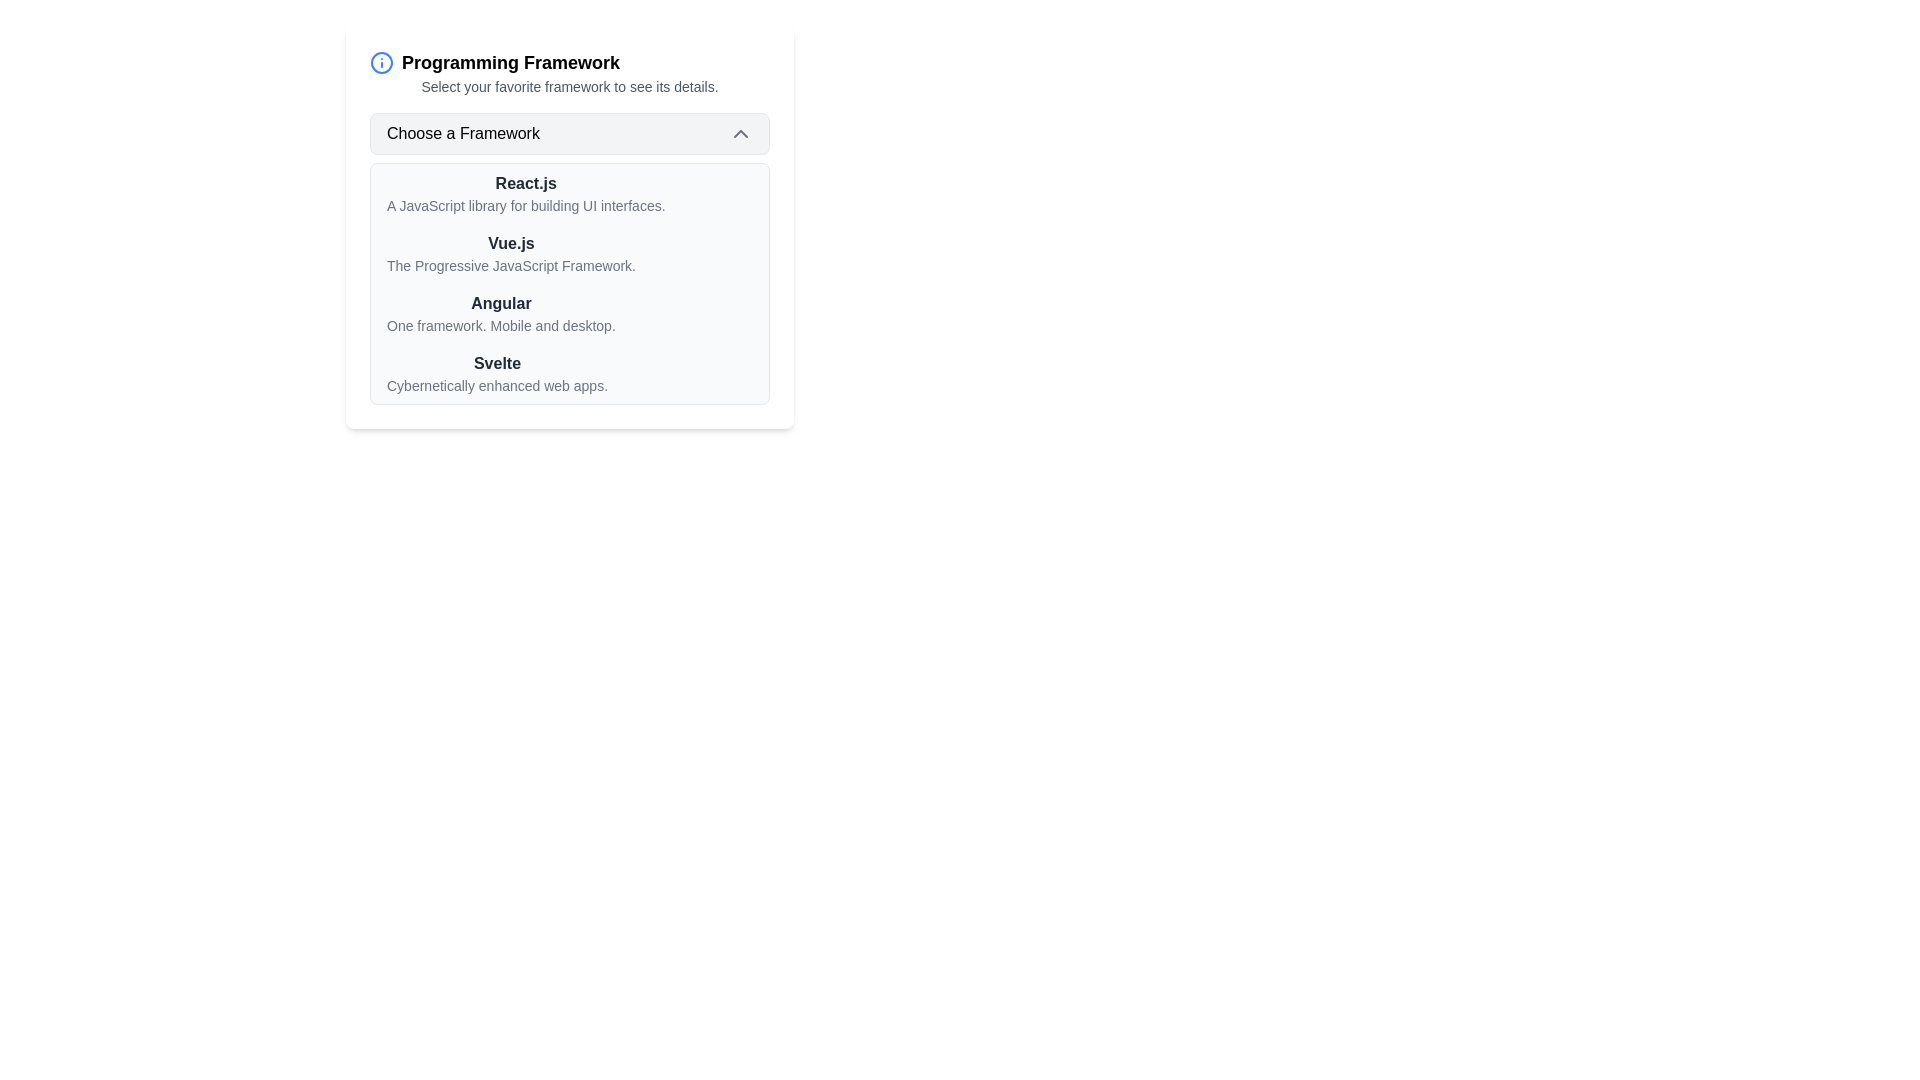  What do you see at coordinates (382, 61) in the screenshot?
I see `the blue SVG circle that represents an information icon located in the top-left corner of the layout` at bounding box center [382, 61].